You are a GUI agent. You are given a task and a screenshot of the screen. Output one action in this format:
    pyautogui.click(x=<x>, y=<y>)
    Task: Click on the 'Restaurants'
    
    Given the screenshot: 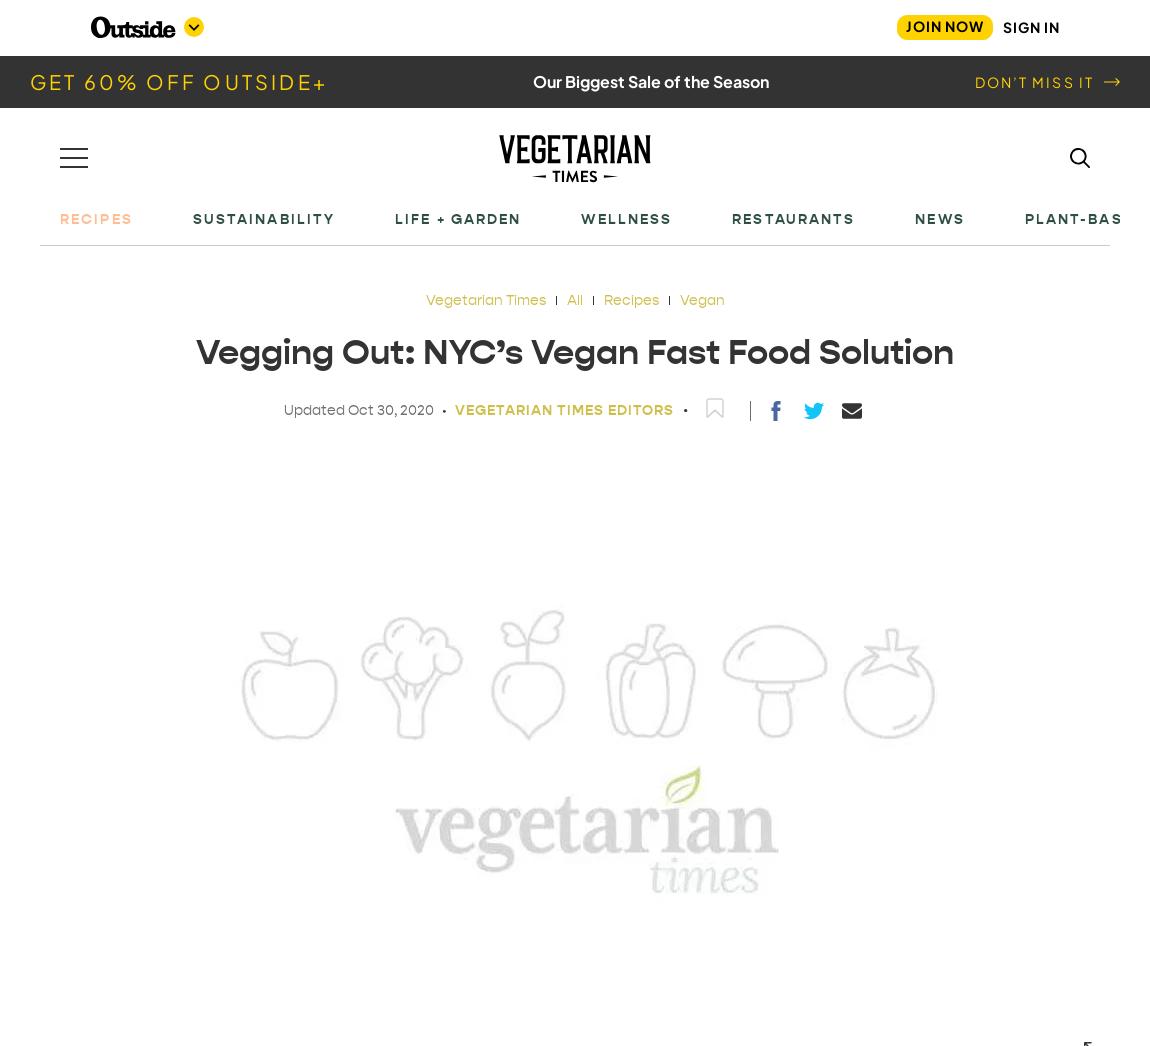 What is the action you would take?
    pyautogui.click(x=792, y=217)
    